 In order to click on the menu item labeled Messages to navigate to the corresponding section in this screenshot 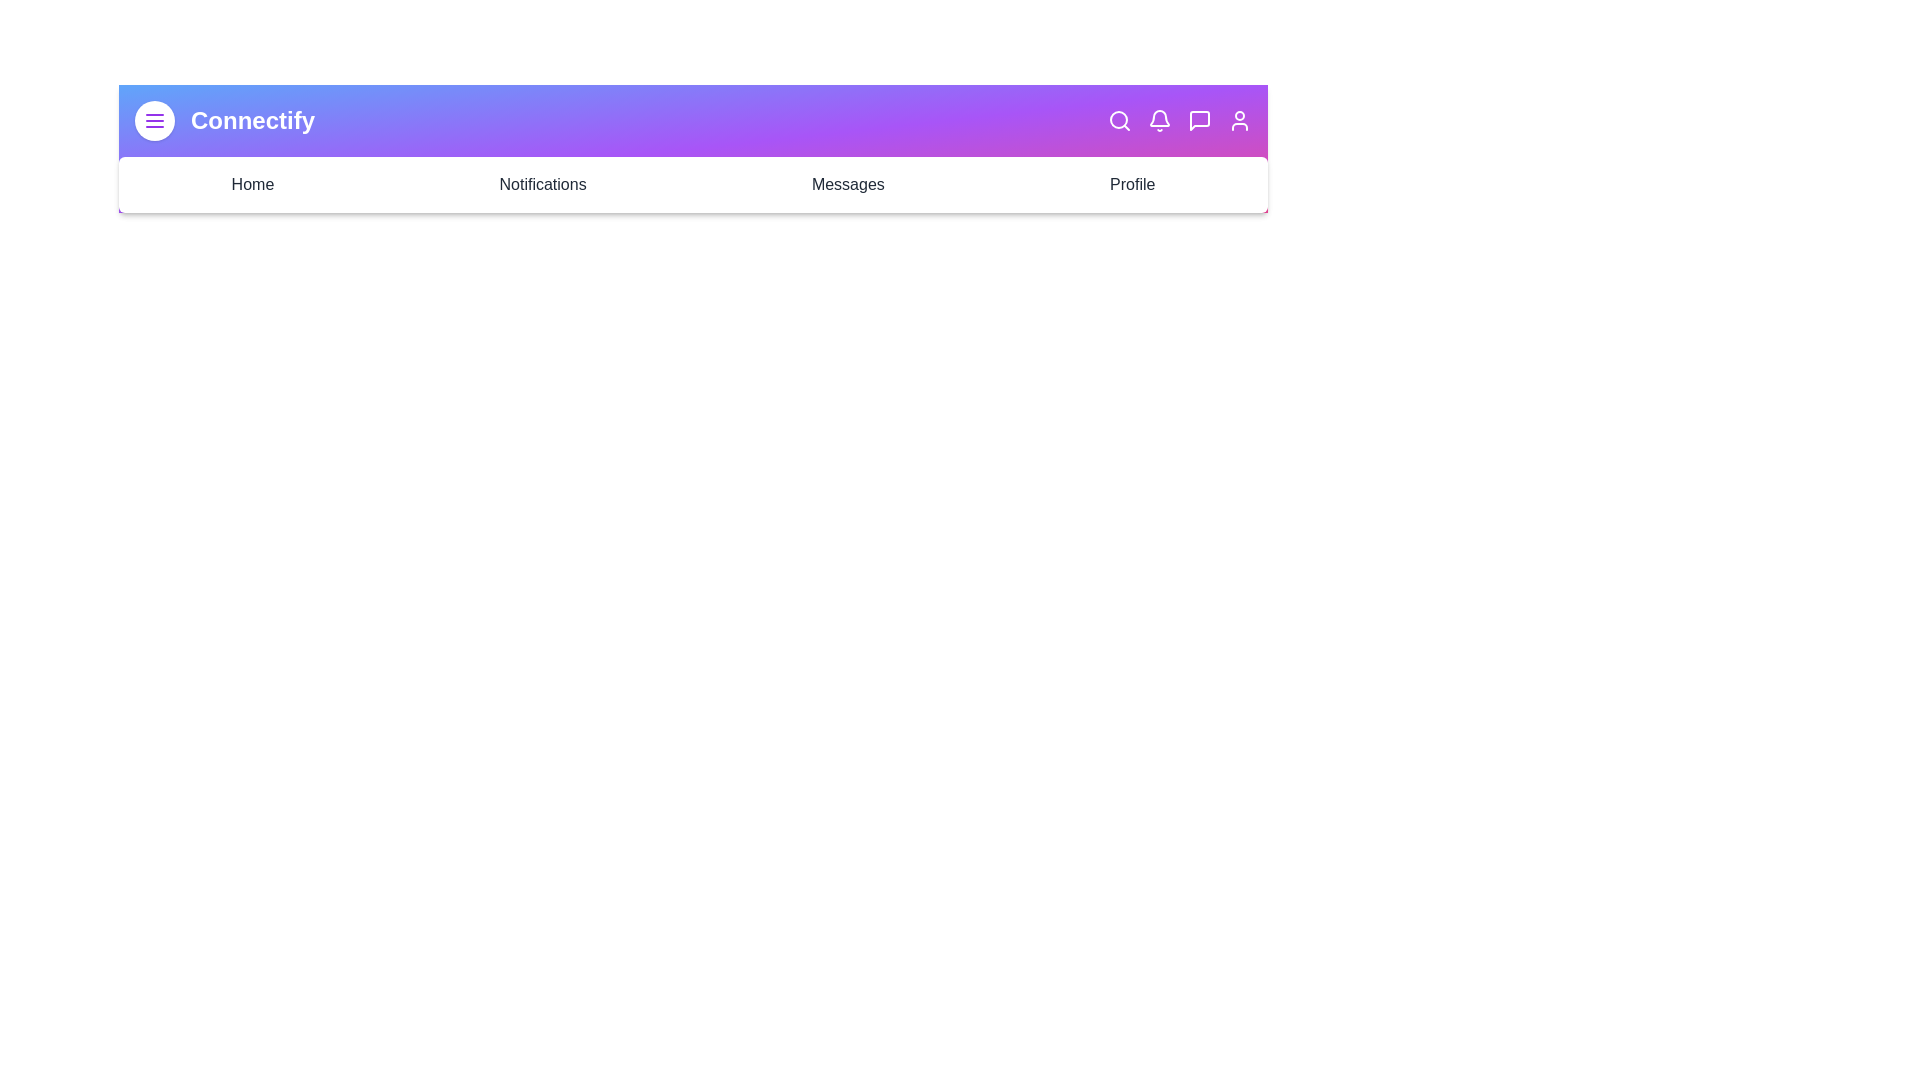, I will do `click(848, 185)`.